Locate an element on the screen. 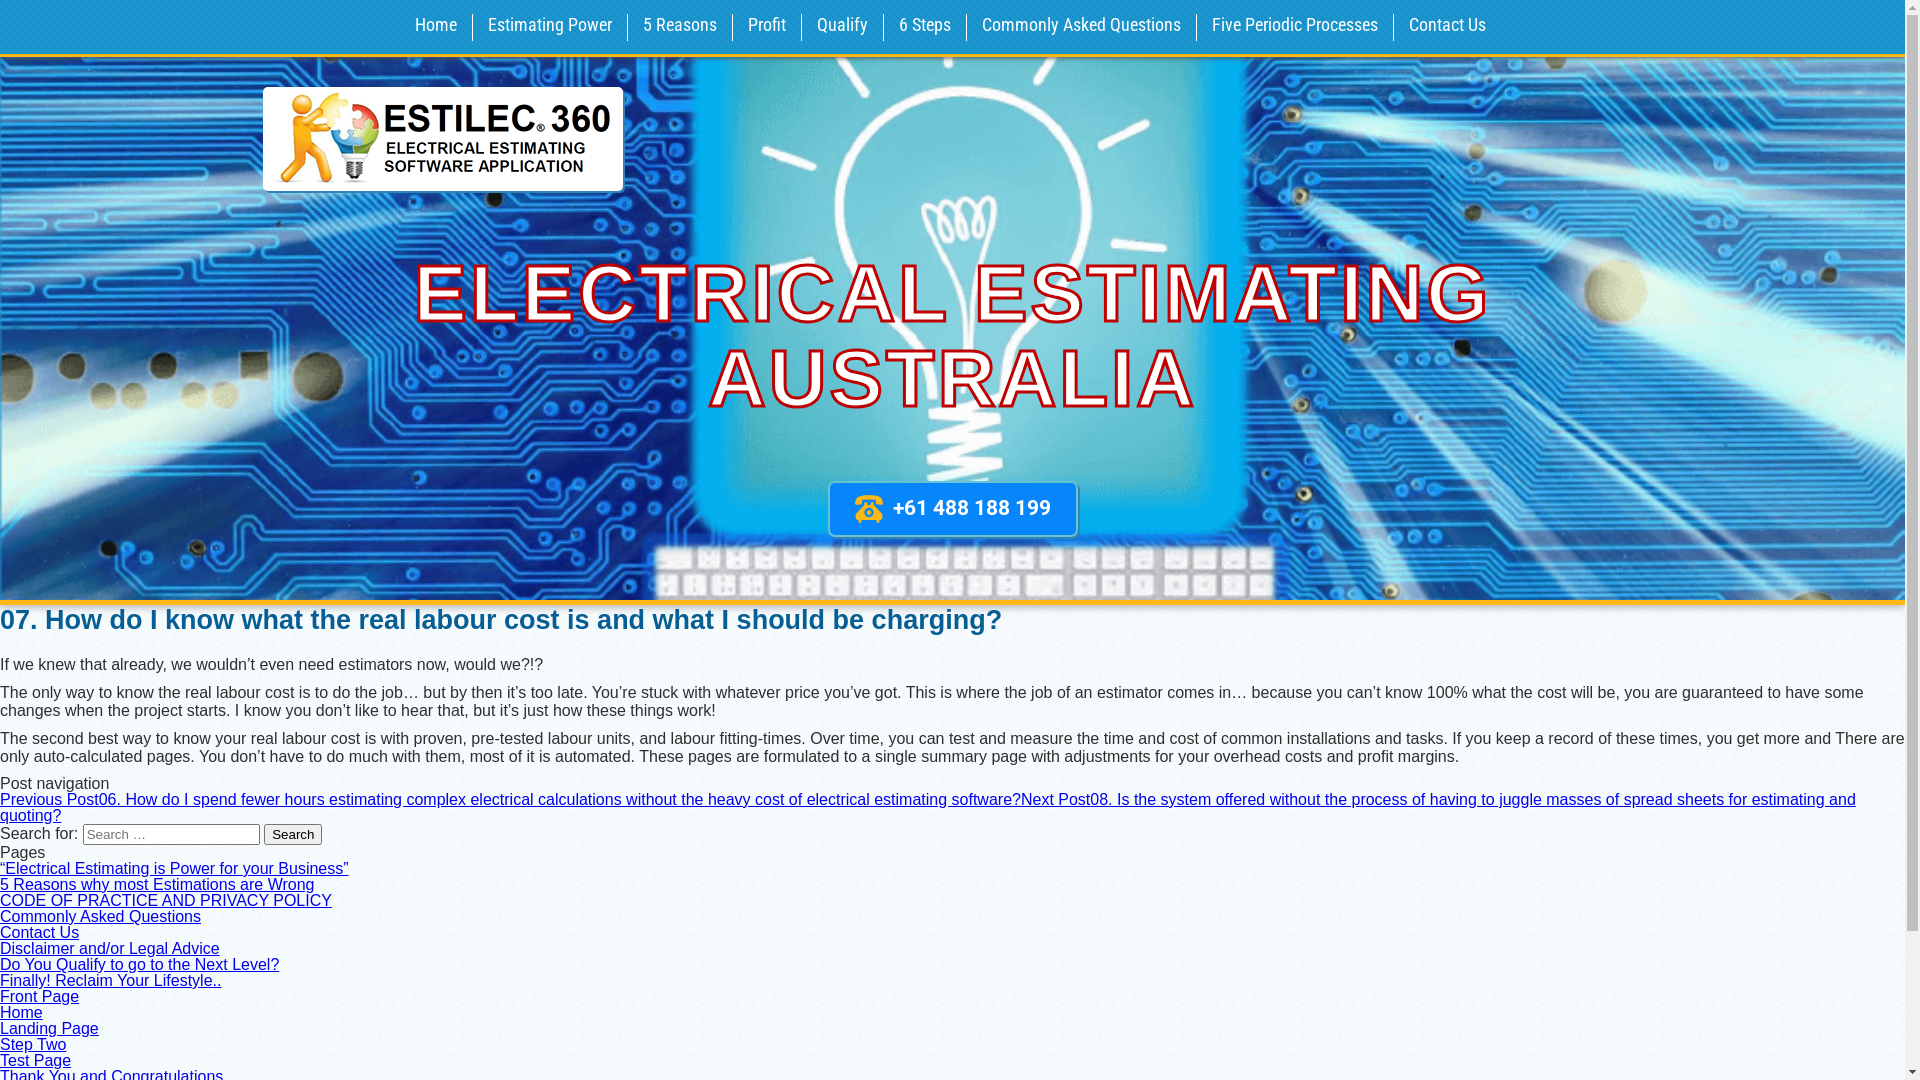 The width and height of the screenshot is (1920, 1080). 'Commonly Asked Questions' is located at coordinates (1079, 27).